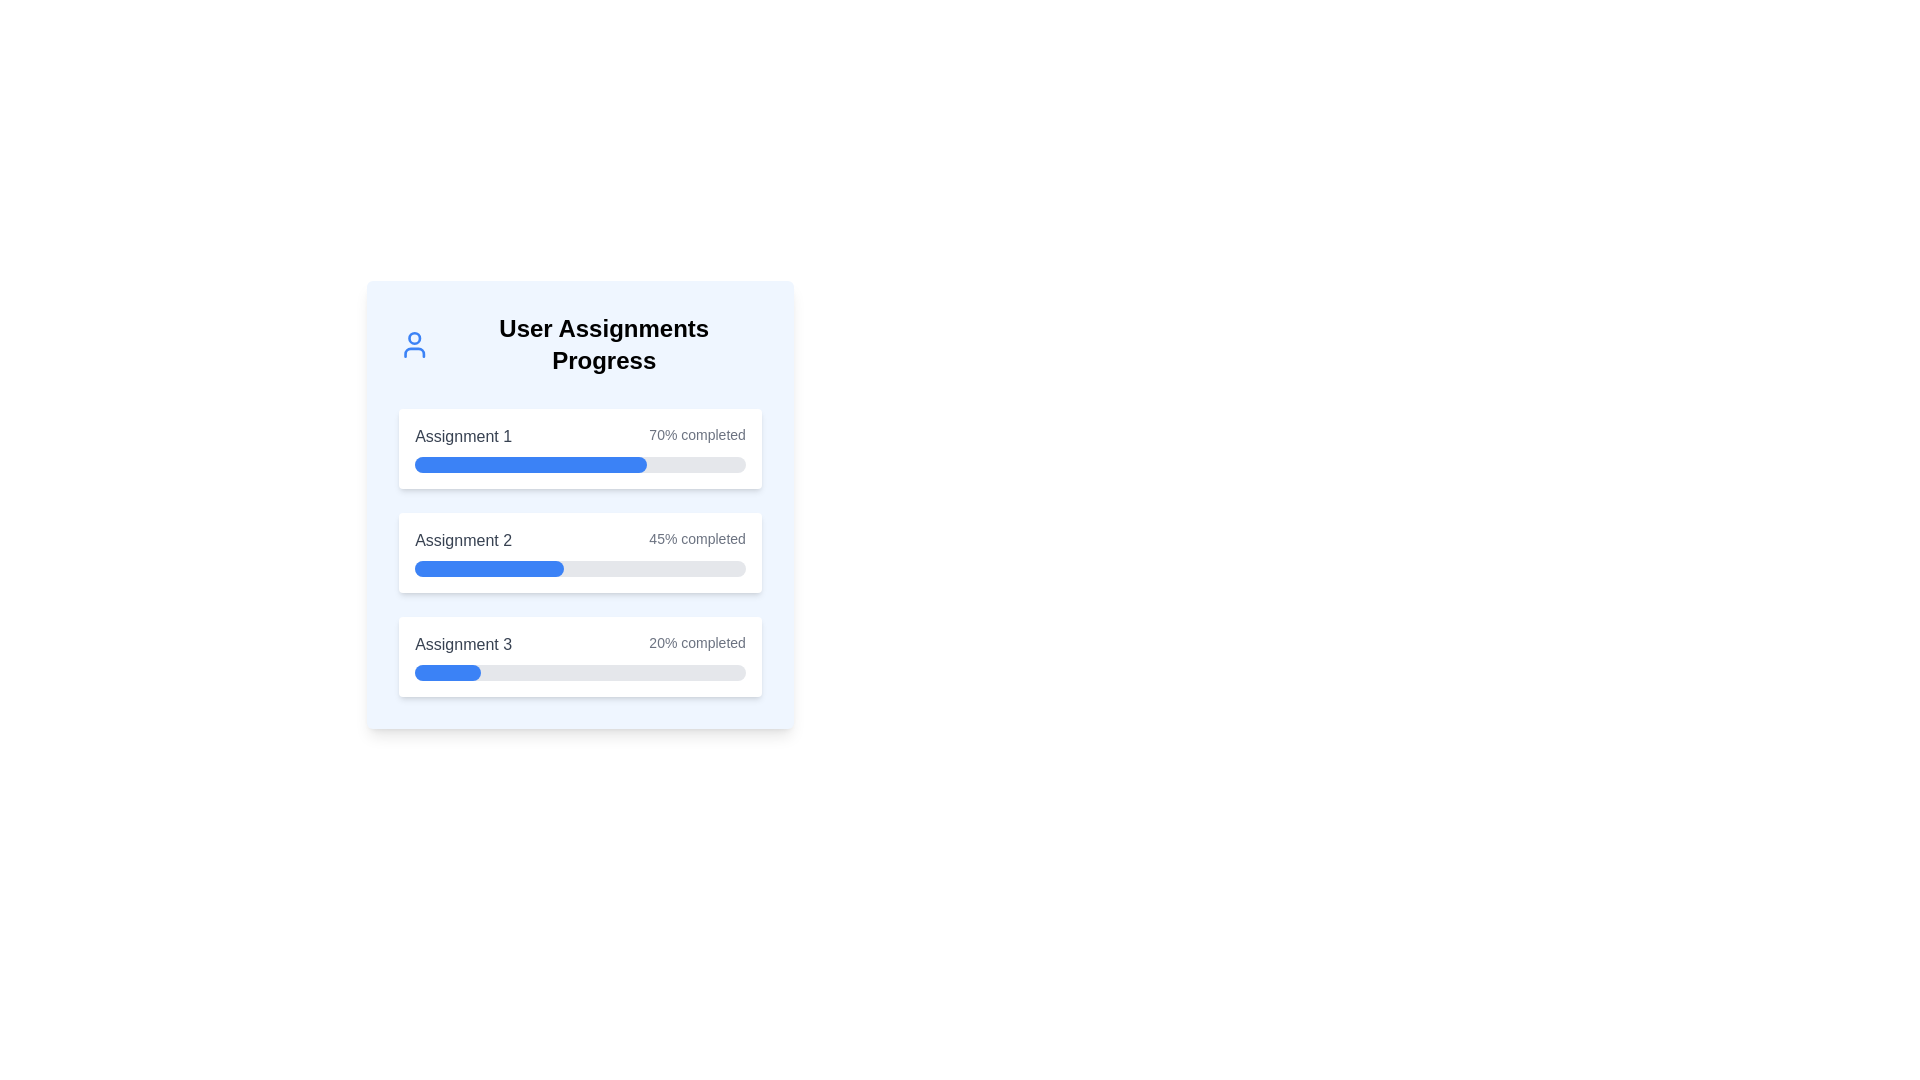 Image resolution: width=1920 pixels, height=1080 pixels. I want to click on the filled portion of the blue progress bar indicator within the third progress bar of the 'User Assignments Progress' section, positioned beneath 'Assignment 3', so click(447, 672).